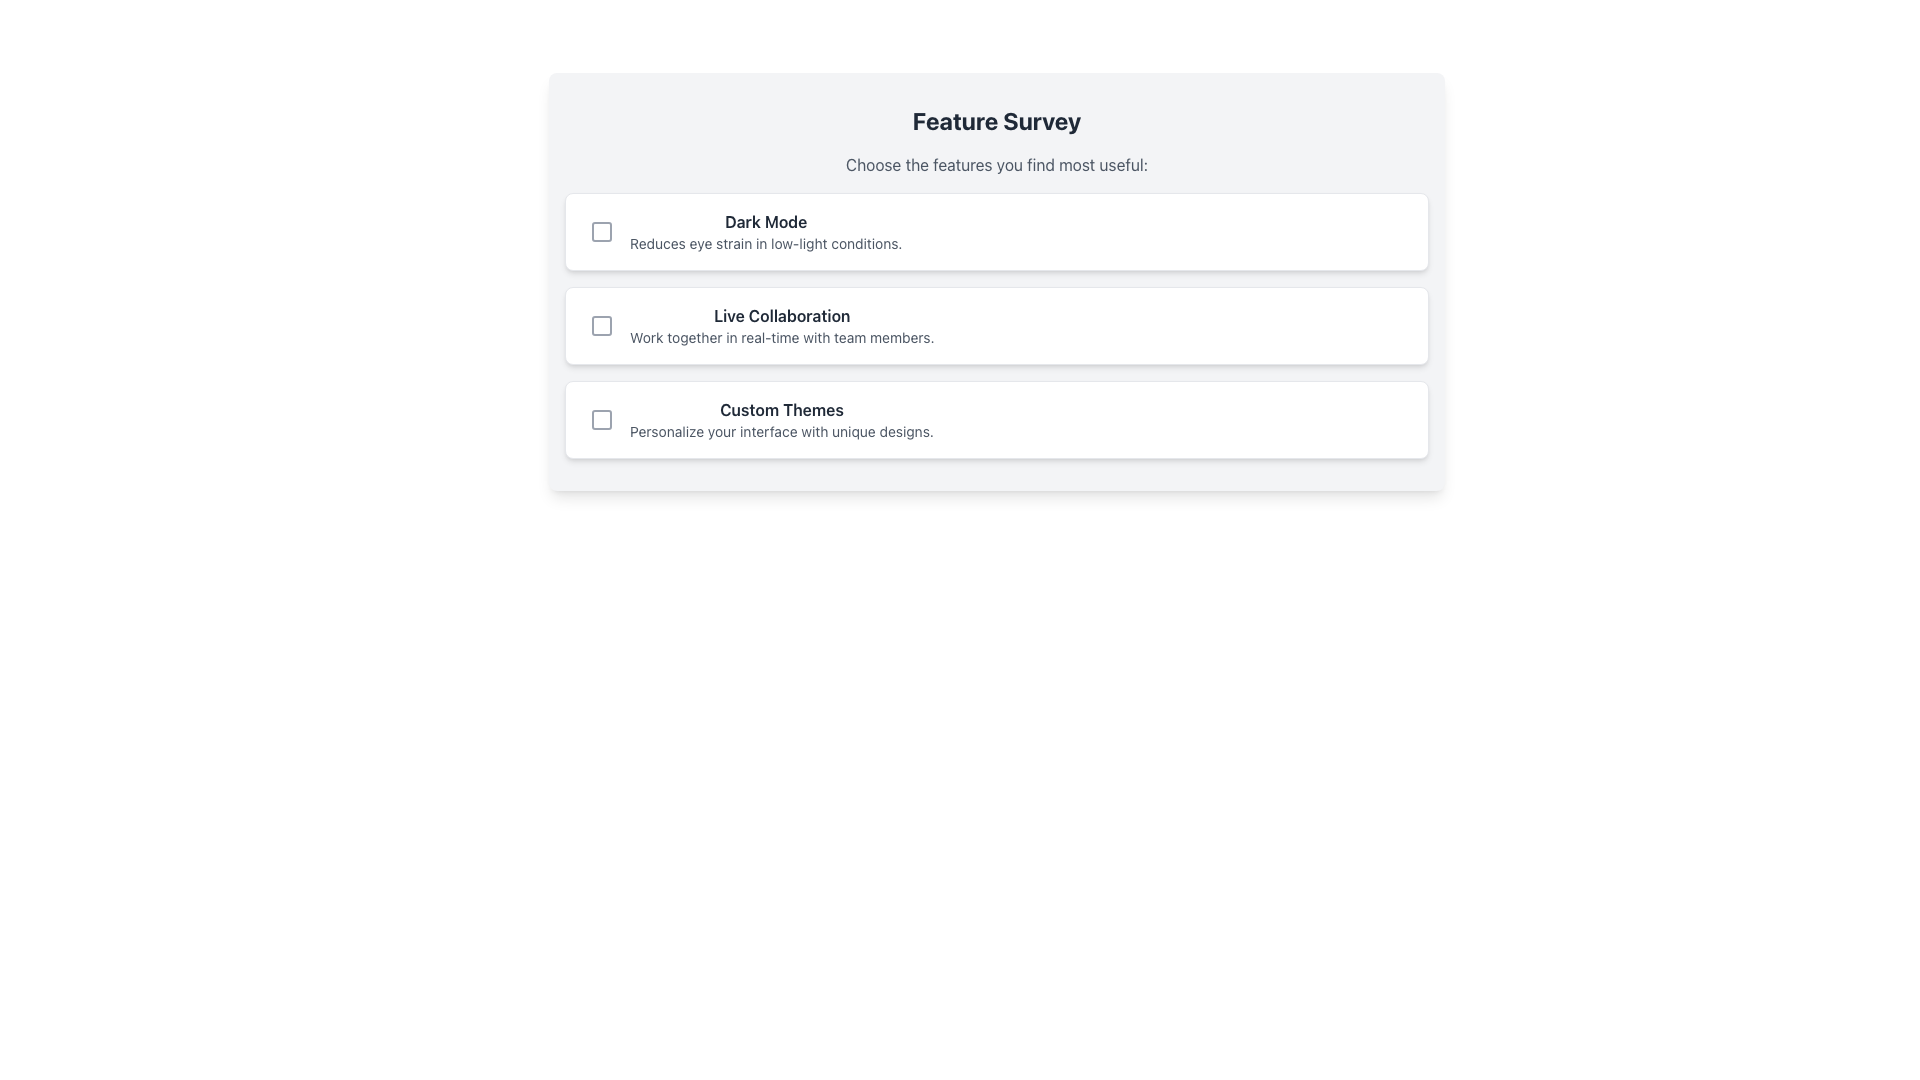 This screenshot has height=1080, width=1920. I want to click on the checkboxes in the 'Feature Survey' section to select features, specifically targeting the second block in the list of feature options, so click(997, 281).